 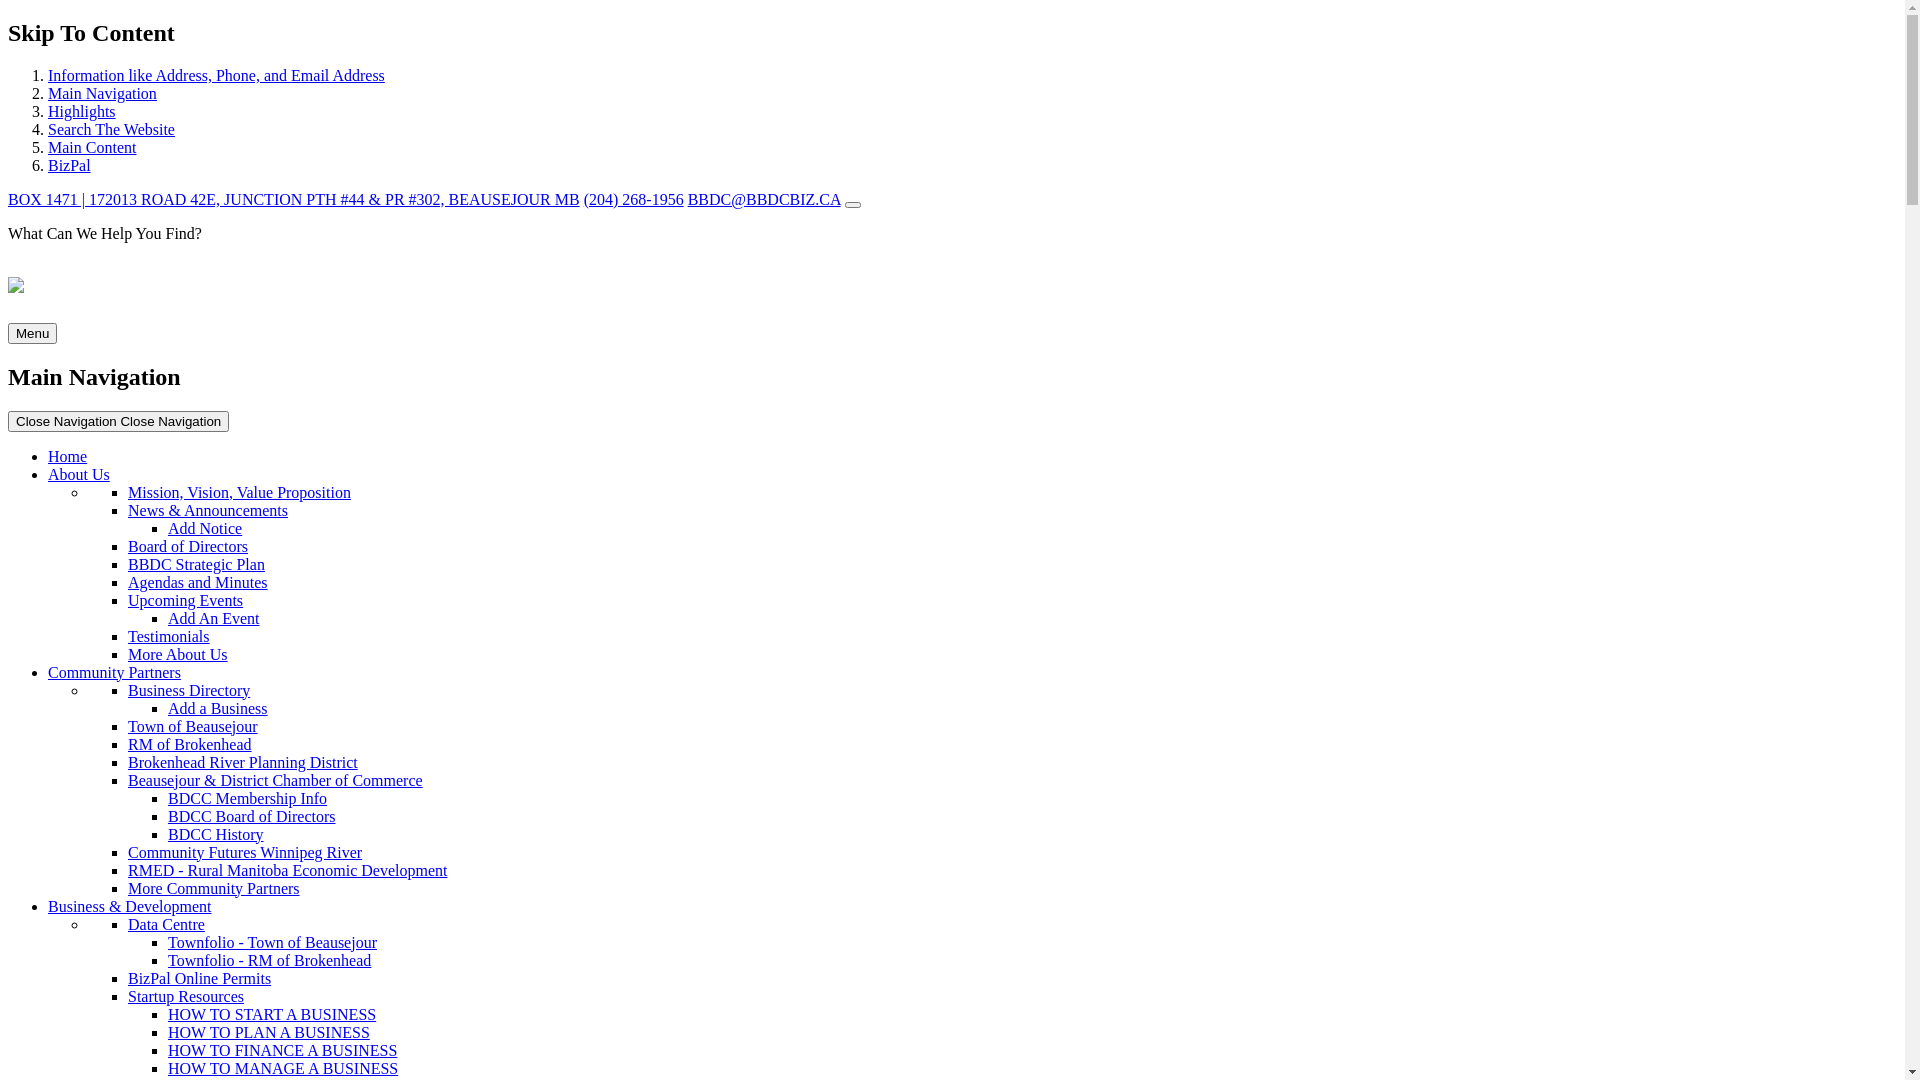 I want to click on 'Menu', so click(x=8, y=332).